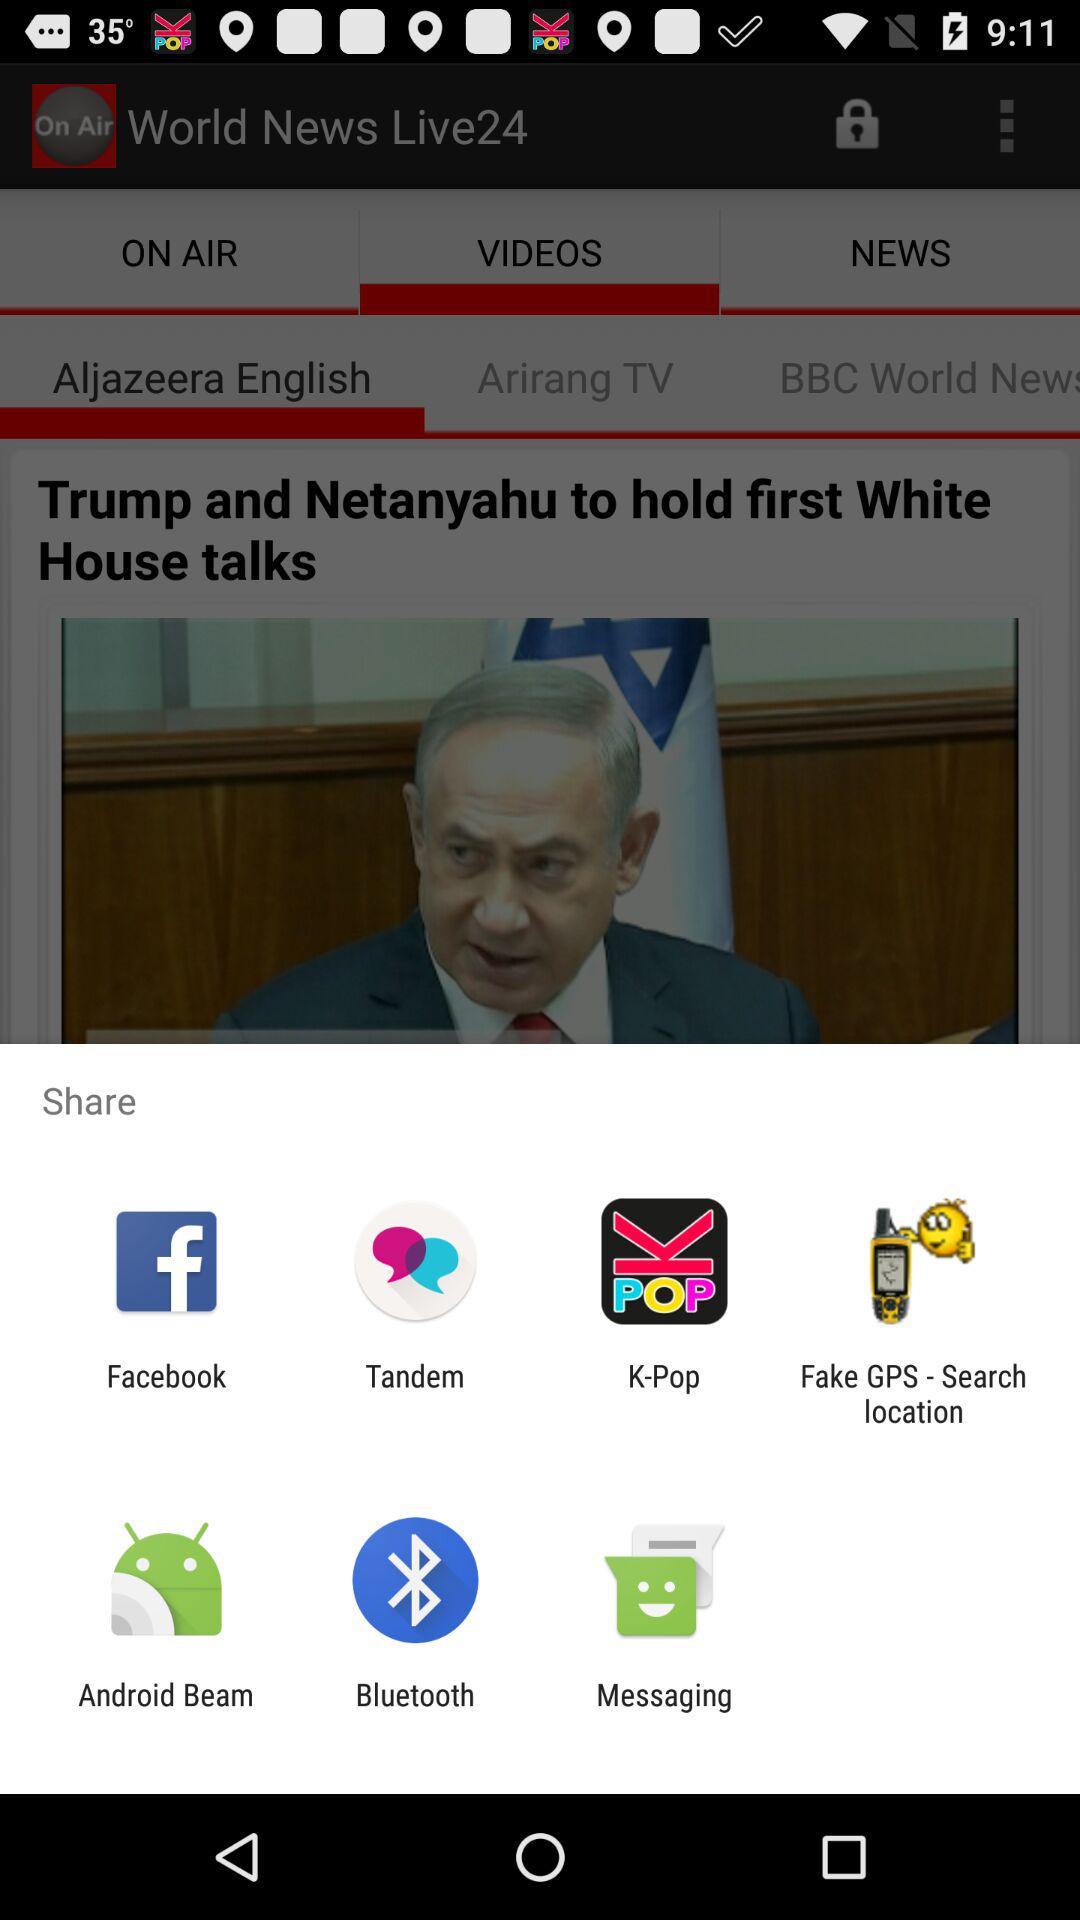  I want to click on item next to bluetooth, so click(165, 1711).